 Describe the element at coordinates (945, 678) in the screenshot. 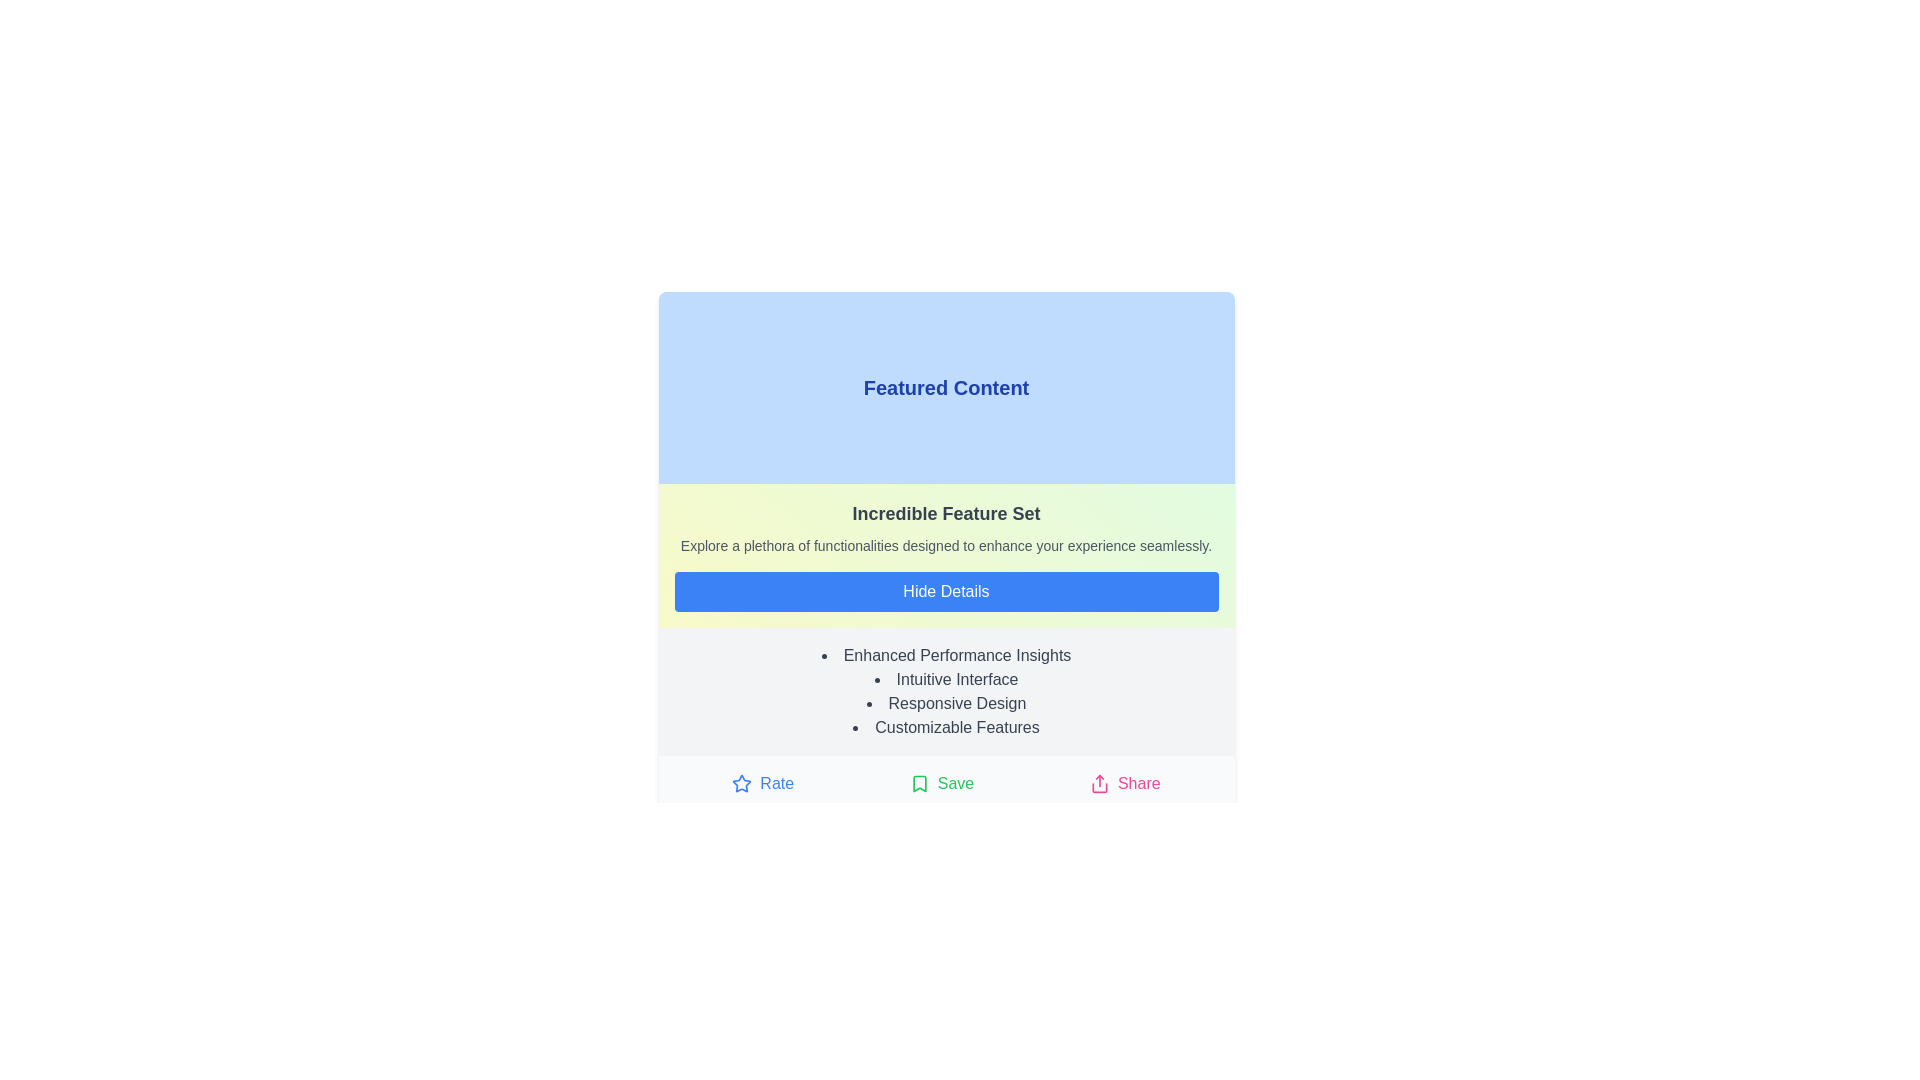

I see `the second item in the bulleted list which serves as a descriptive text label, located below the 'Hide Details' button and above the action buttons` at that location.